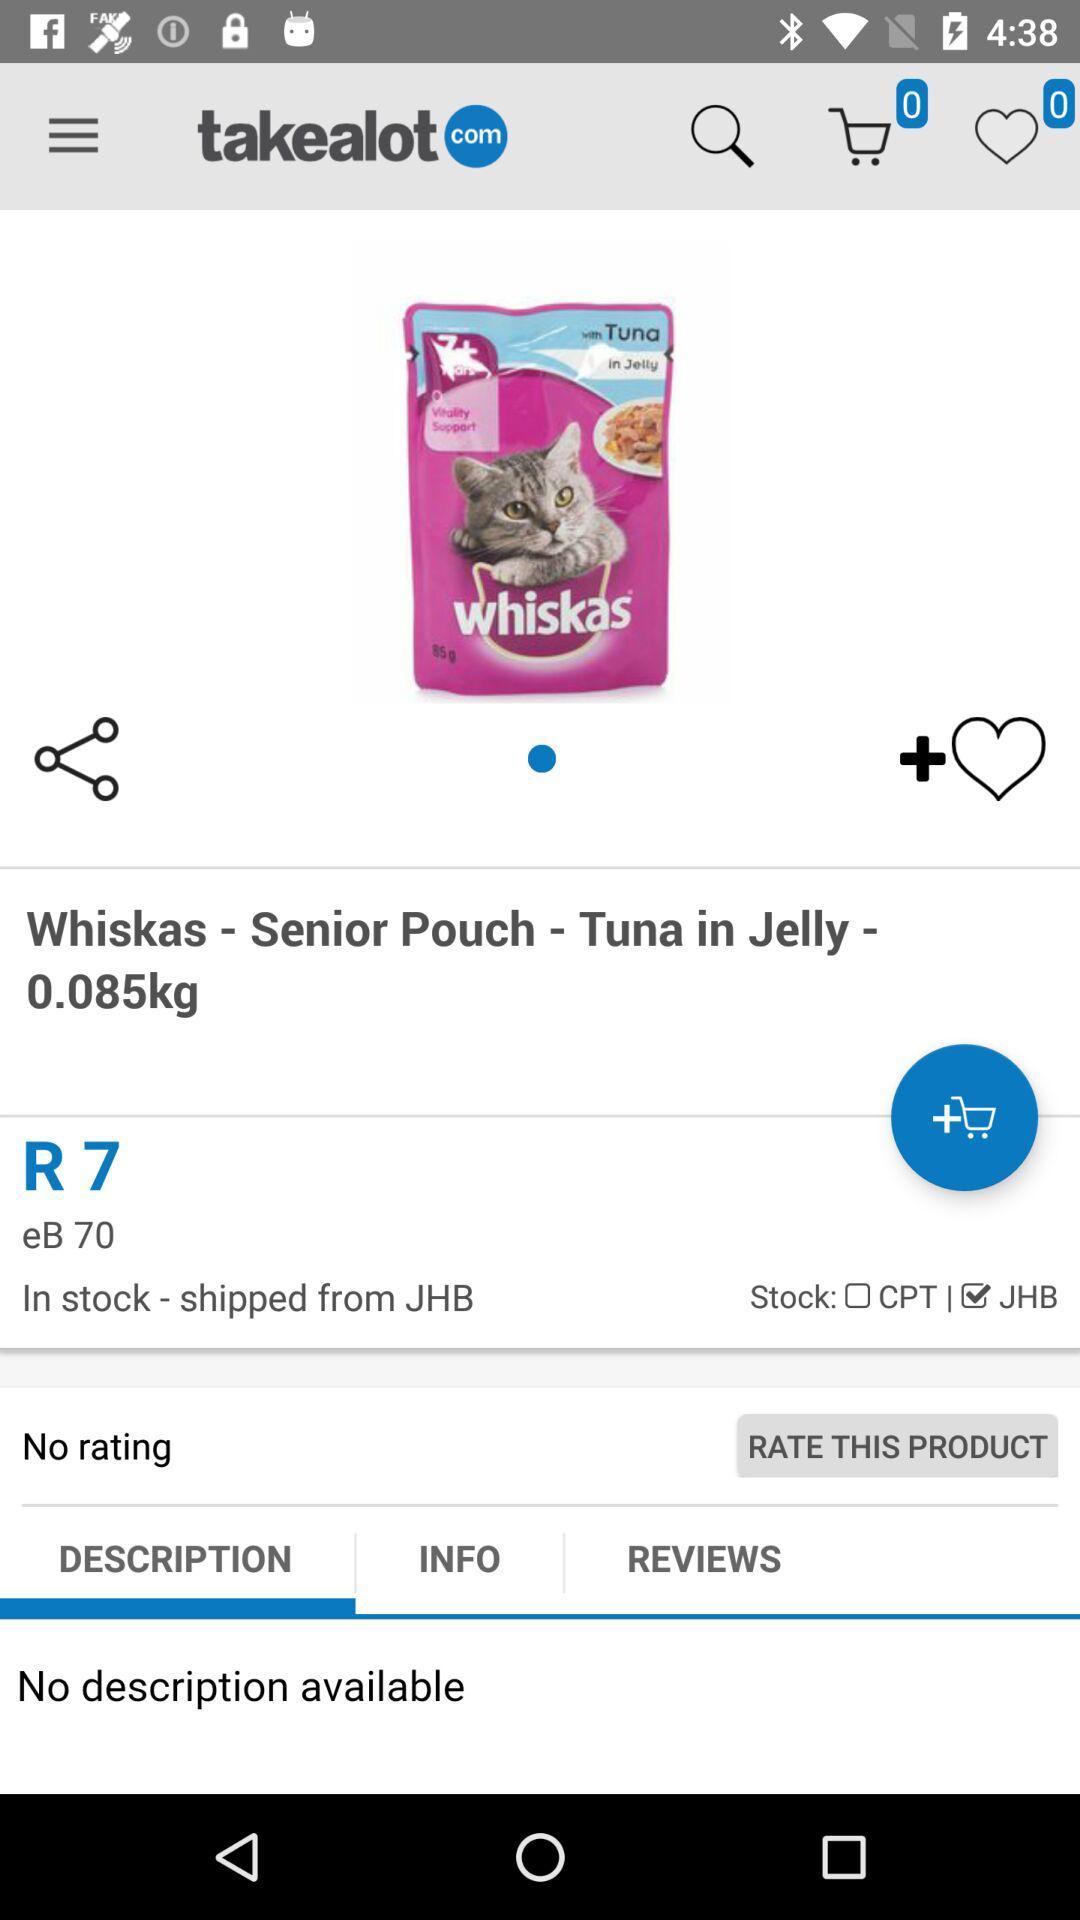 This screenshot has height=1920, width=1080. I want to click on to cart, so click(963, 1116).